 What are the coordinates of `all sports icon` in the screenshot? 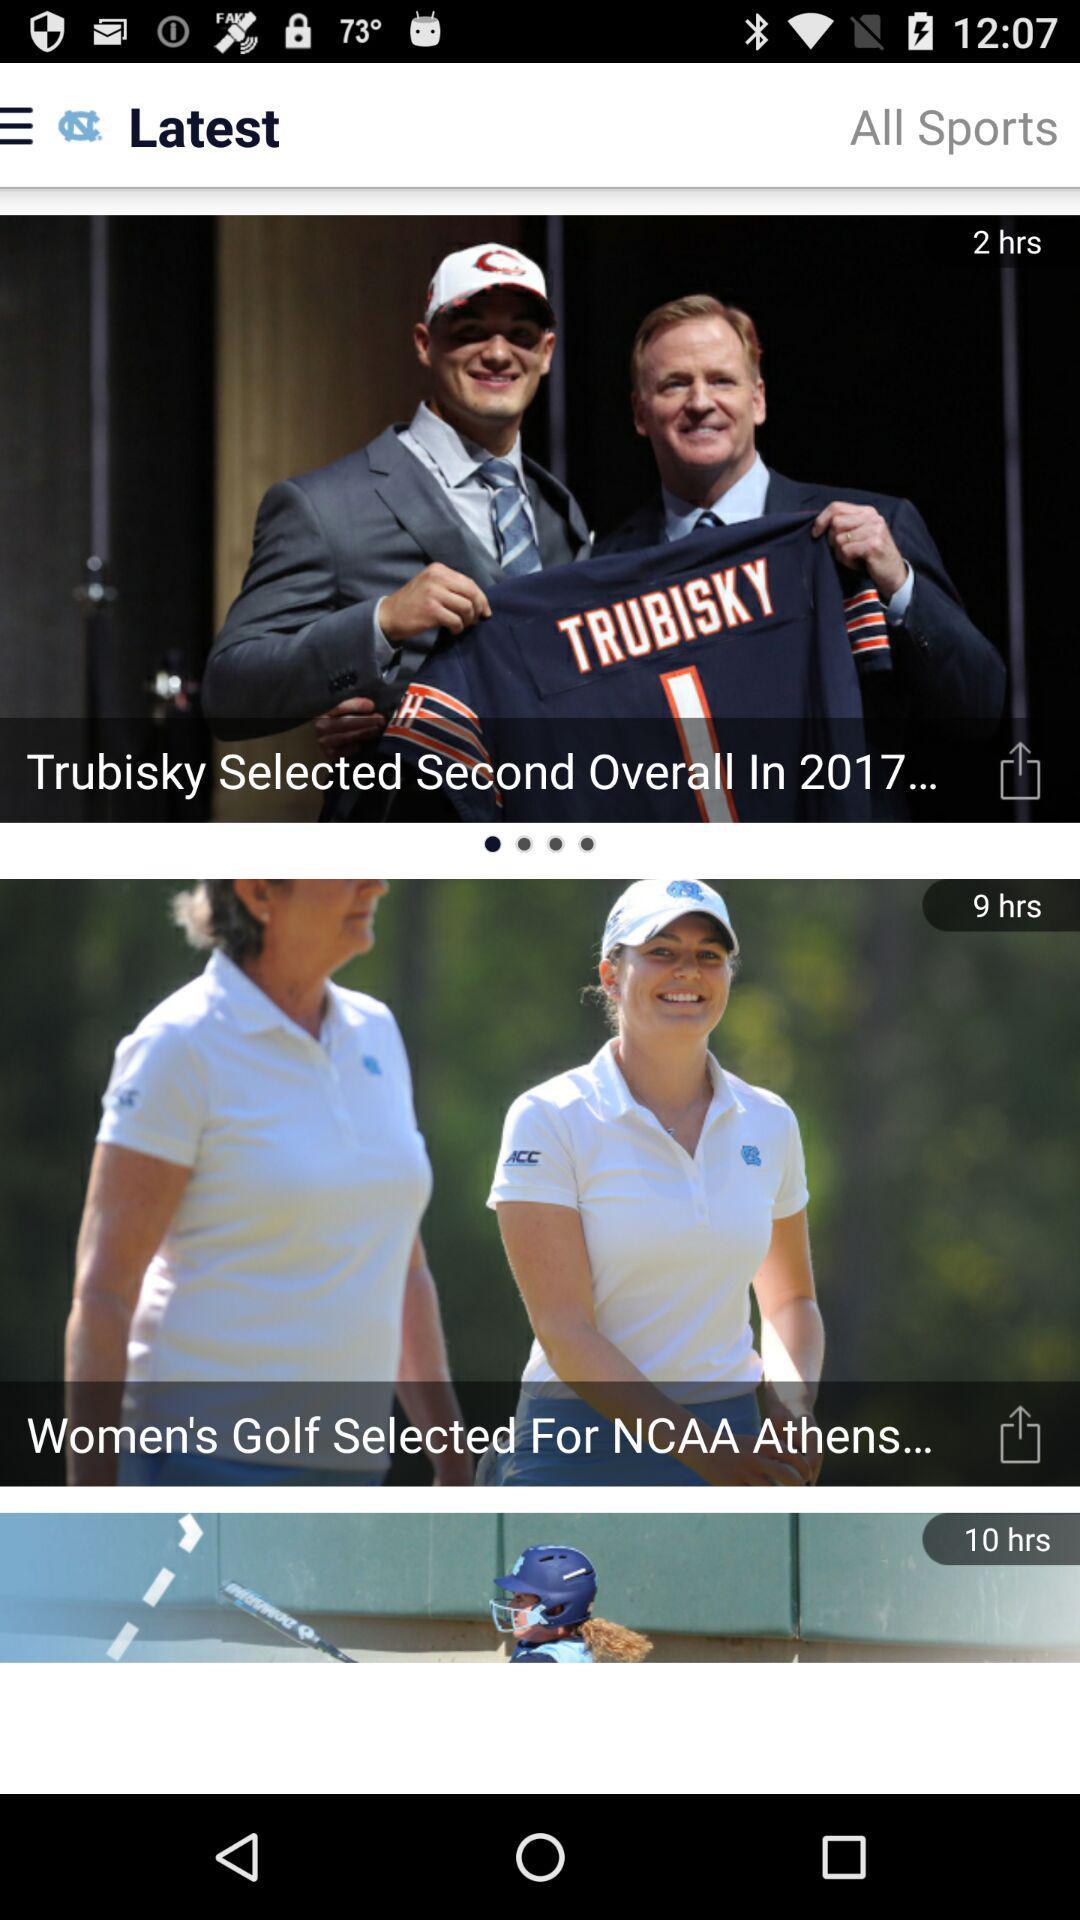 It's located at (953, 124).